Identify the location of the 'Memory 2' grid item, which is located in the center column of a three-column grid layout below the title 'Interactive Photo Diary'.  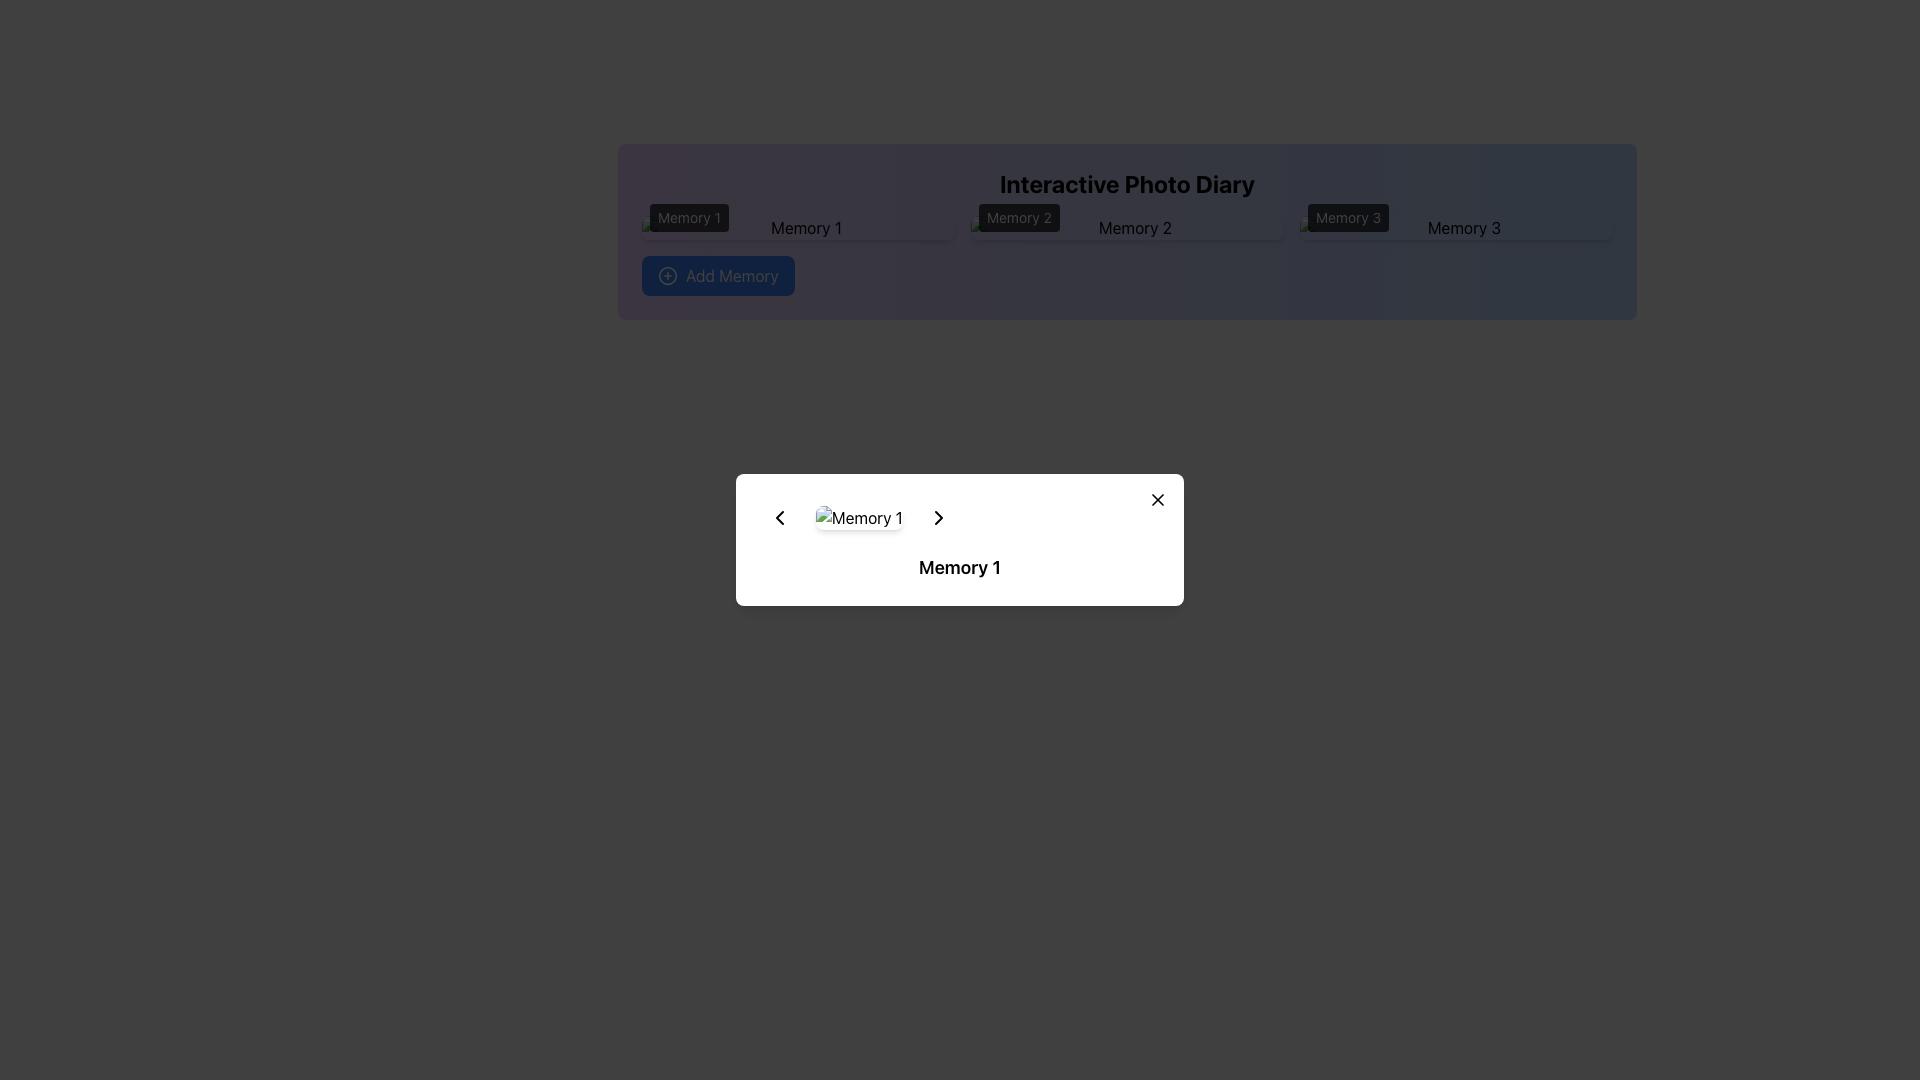
(1127, 226).